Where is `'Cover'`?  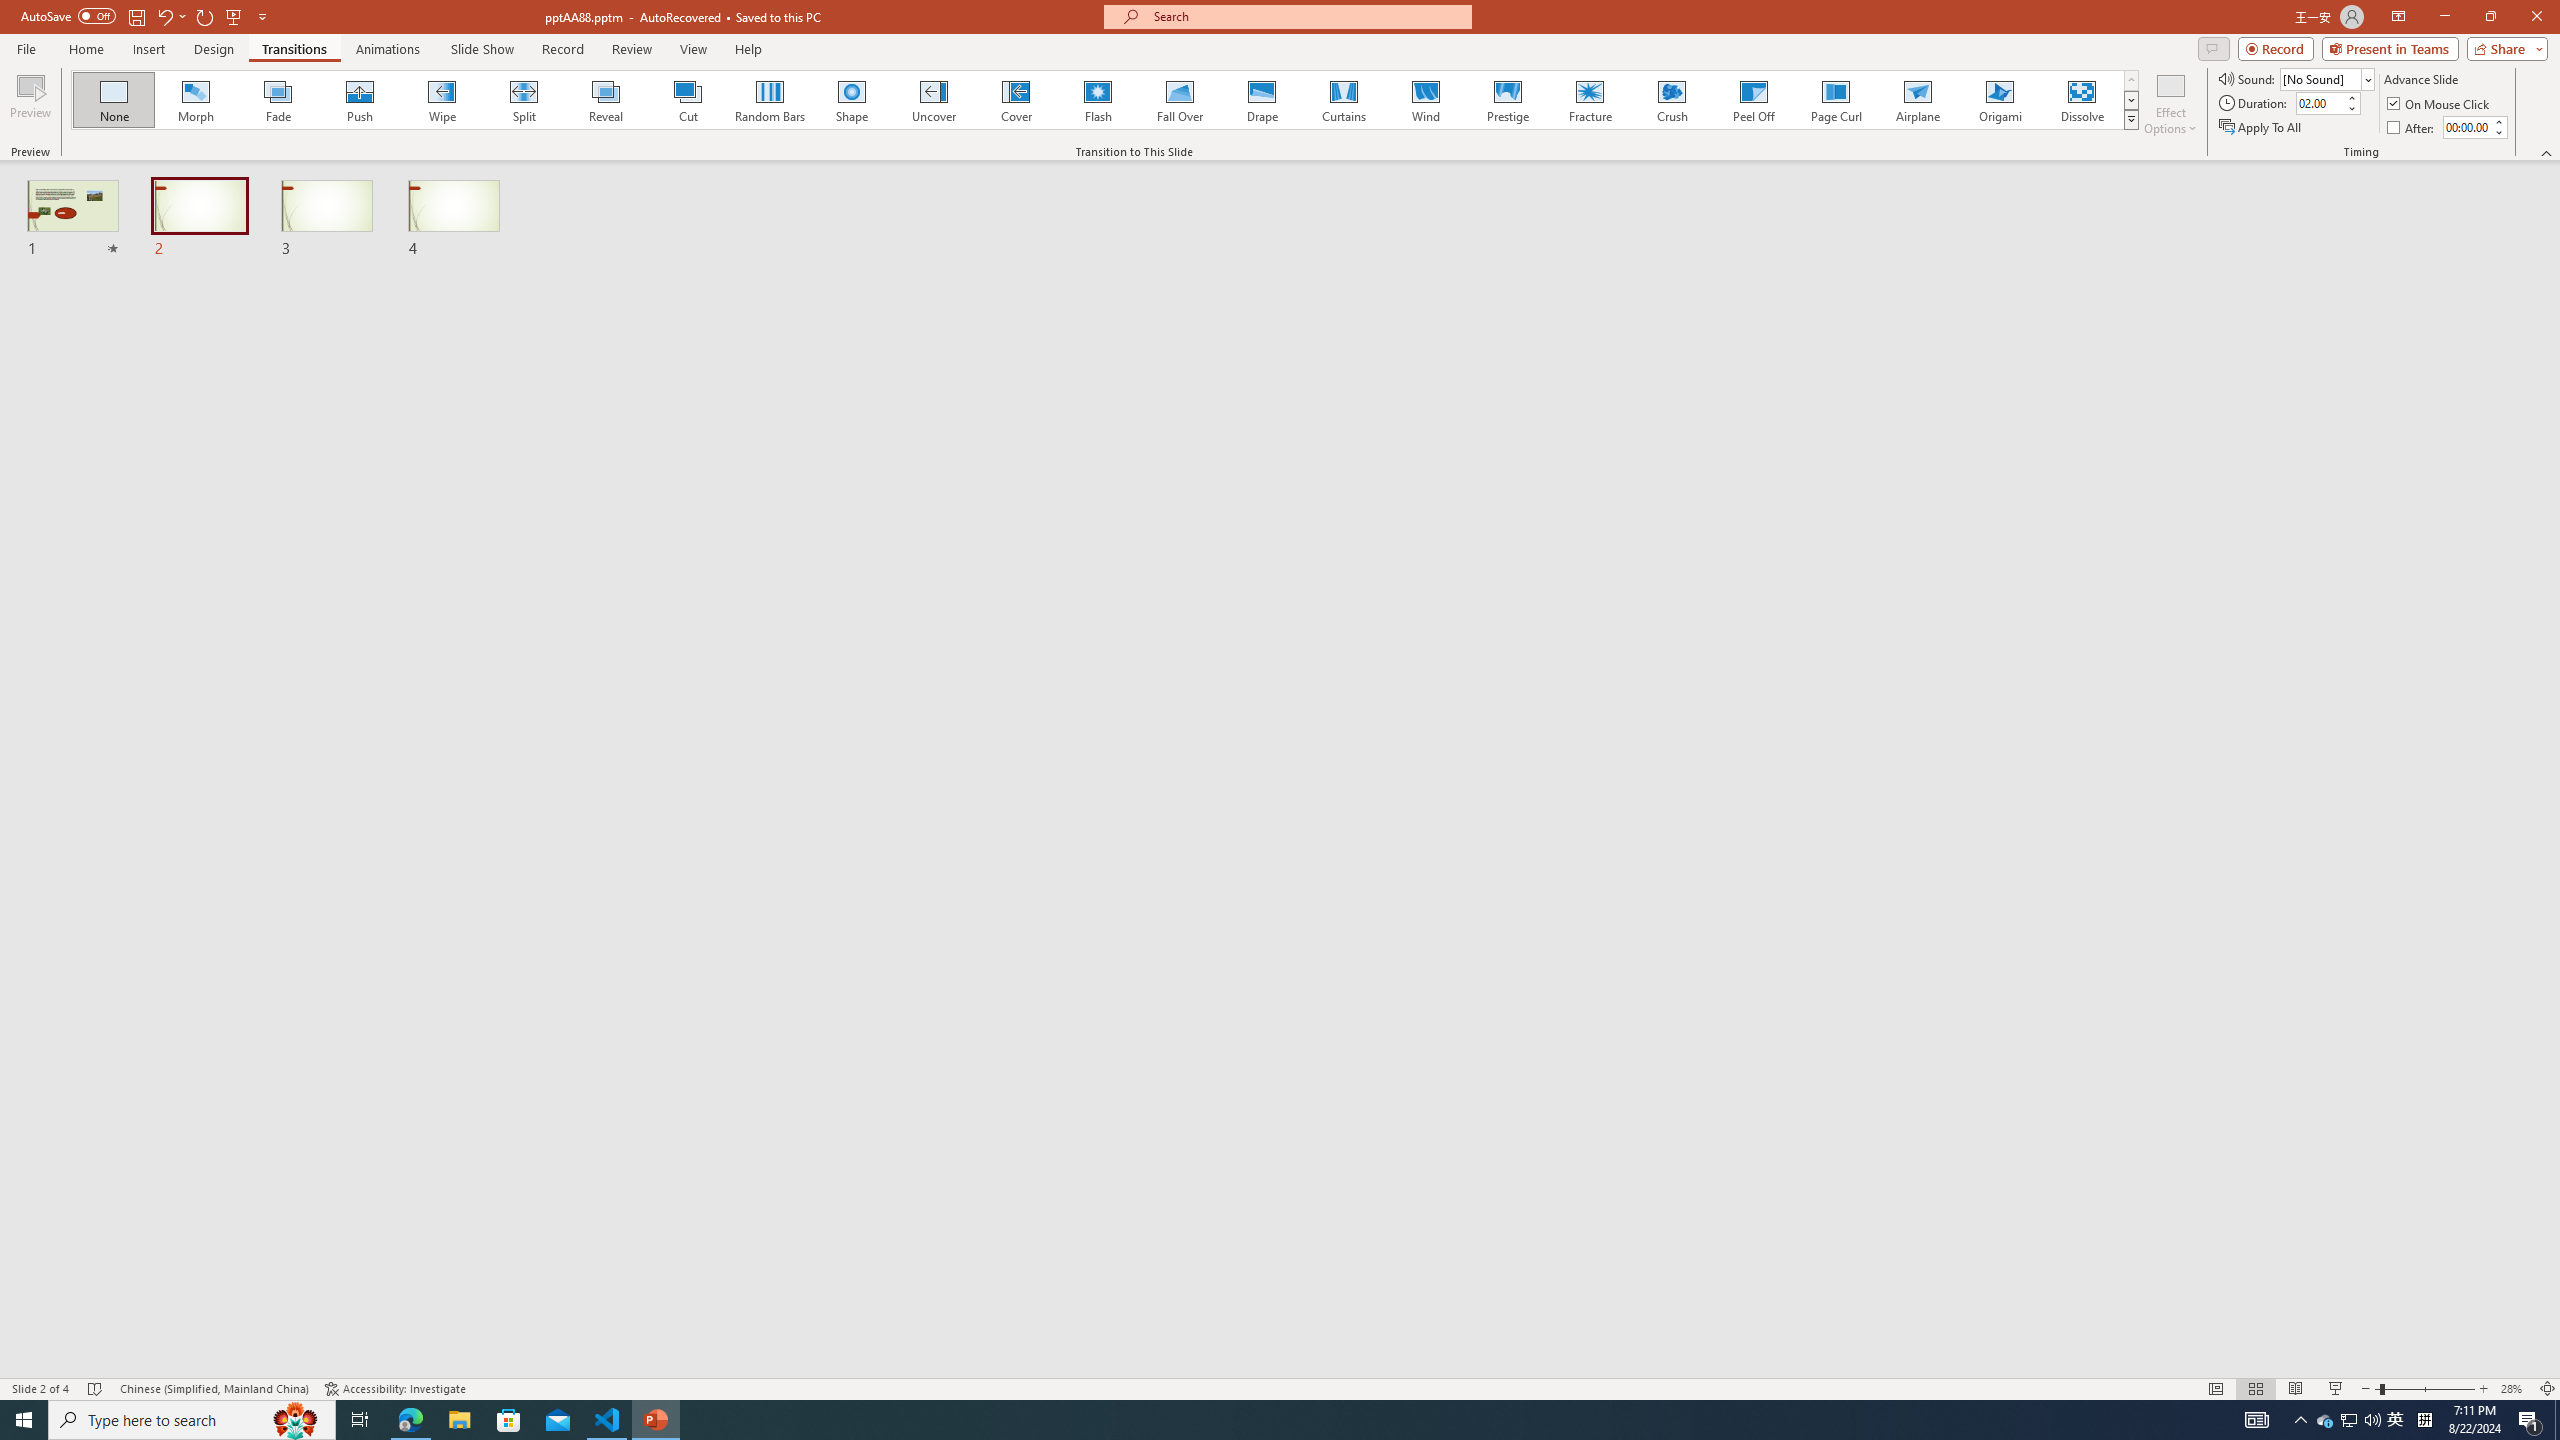 'Cover' is located at coordinates (1015, 99).